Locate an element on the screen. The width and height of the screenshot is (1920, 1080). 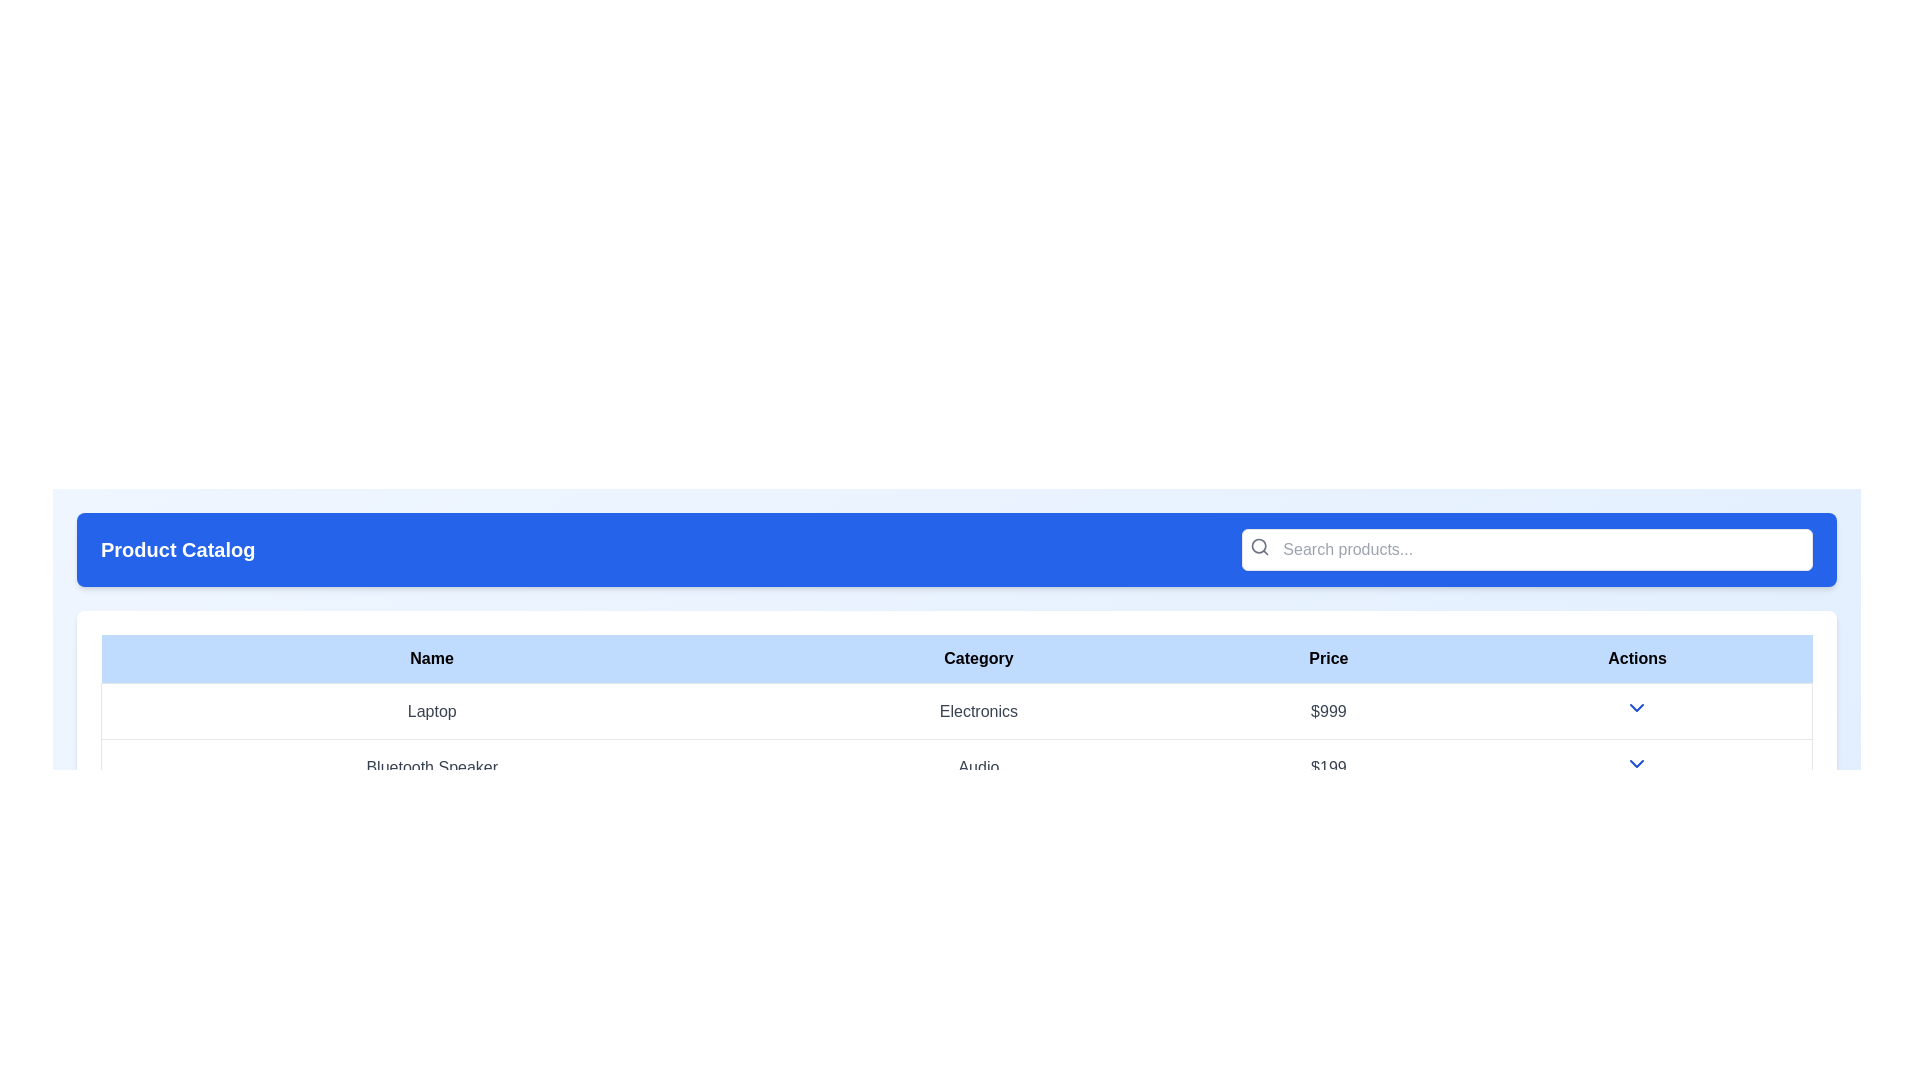
the product name label located in the first column of the first data row of the table, beneath the 'Name' column header, which describes the product listed is located at coordinates (431, 710).